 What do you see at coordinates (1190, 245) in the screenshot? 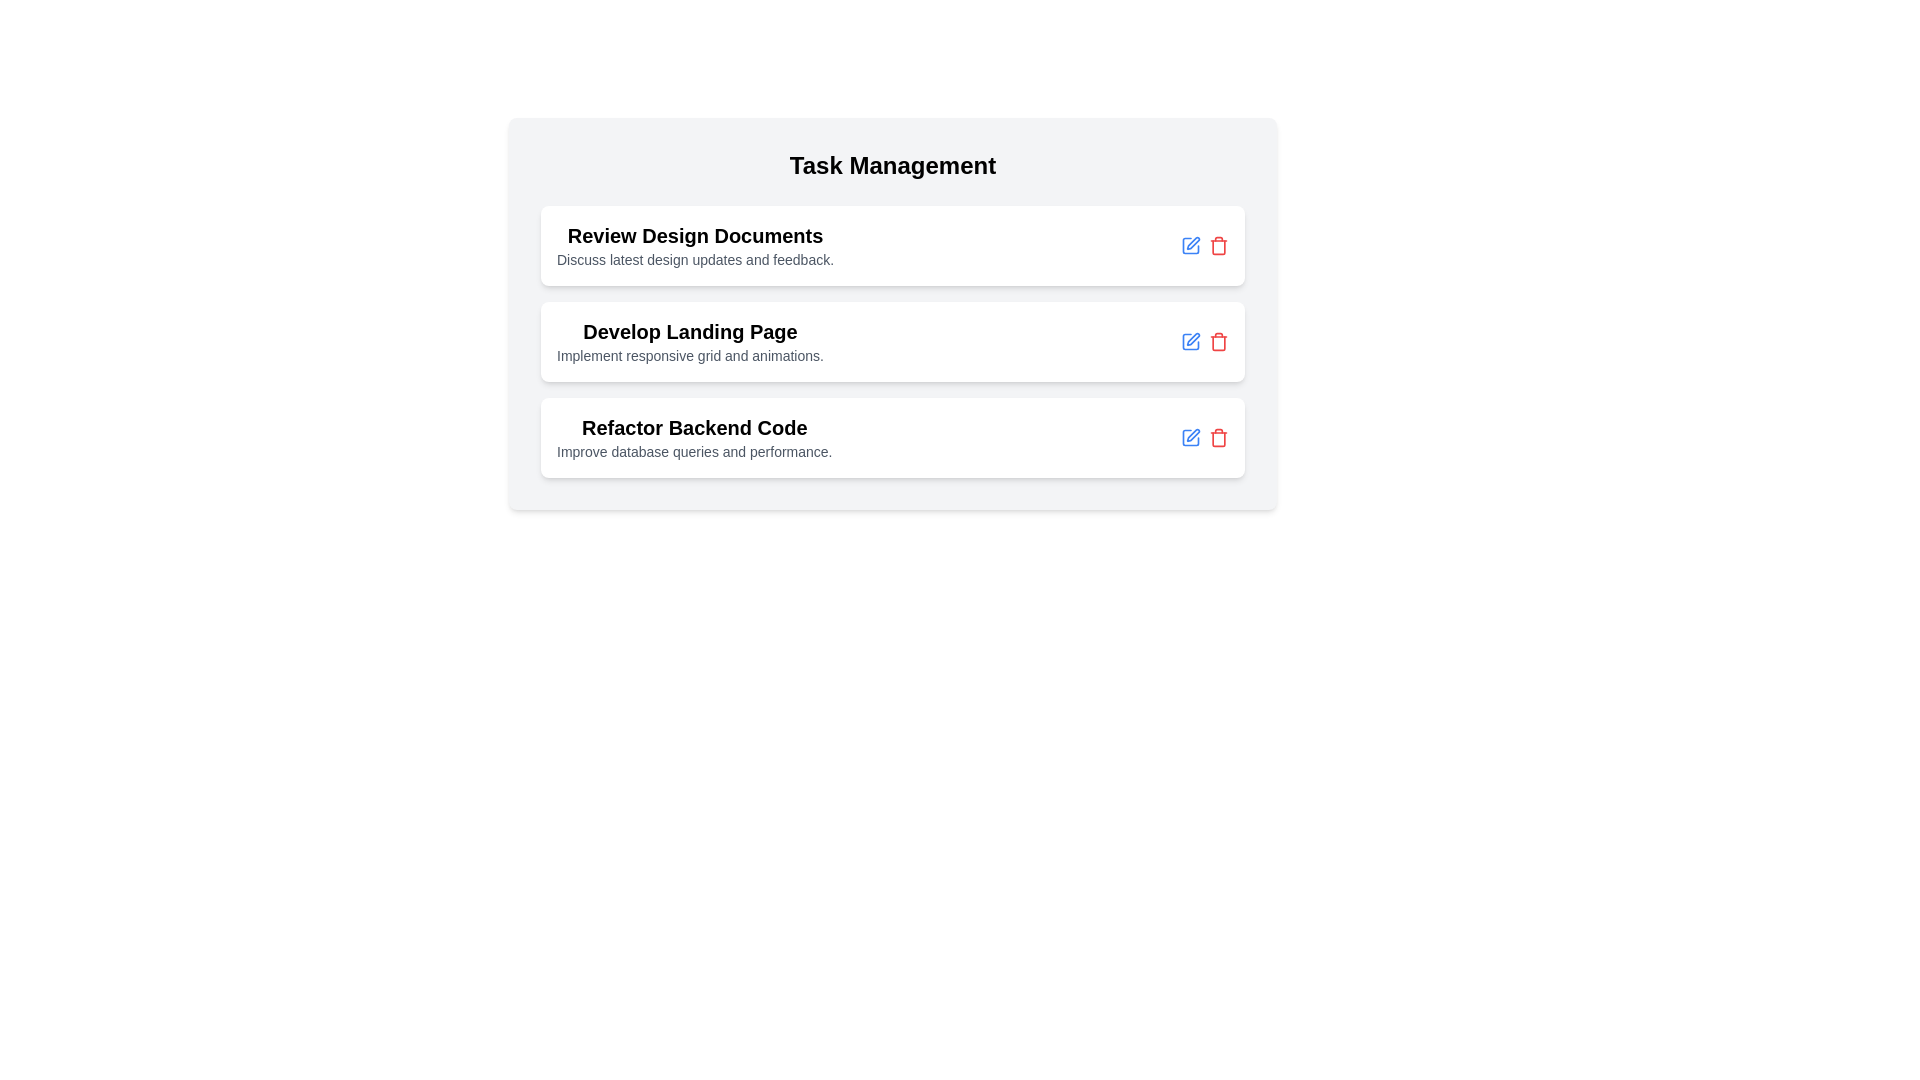
I see `the blue pen icon button, which is the leftmost icon in the group of icons within its task card at the top of the task list` at bounding box center [1190, 245].